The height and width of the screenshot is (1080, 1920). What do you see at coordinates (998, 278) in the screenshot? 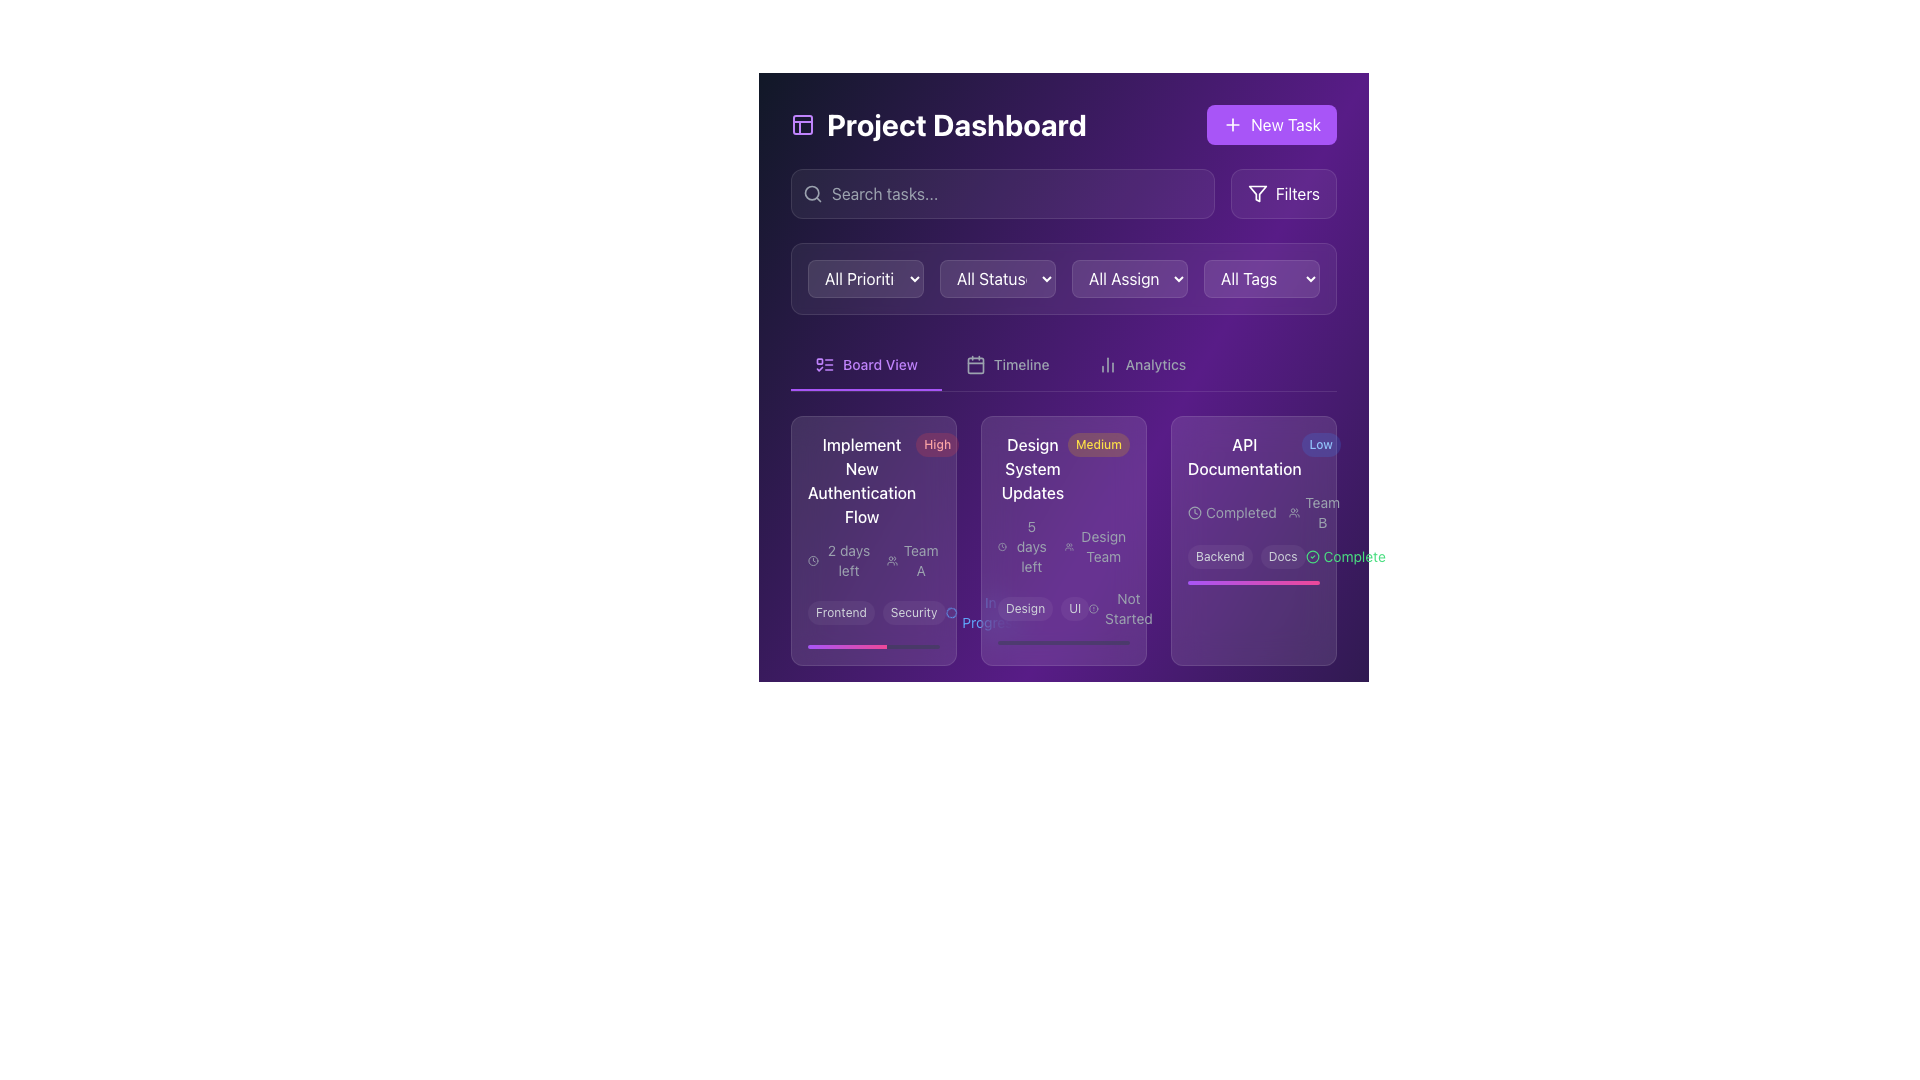
I see `the 'All Status' dropdown toggle button` at bounding box center [998, 278].